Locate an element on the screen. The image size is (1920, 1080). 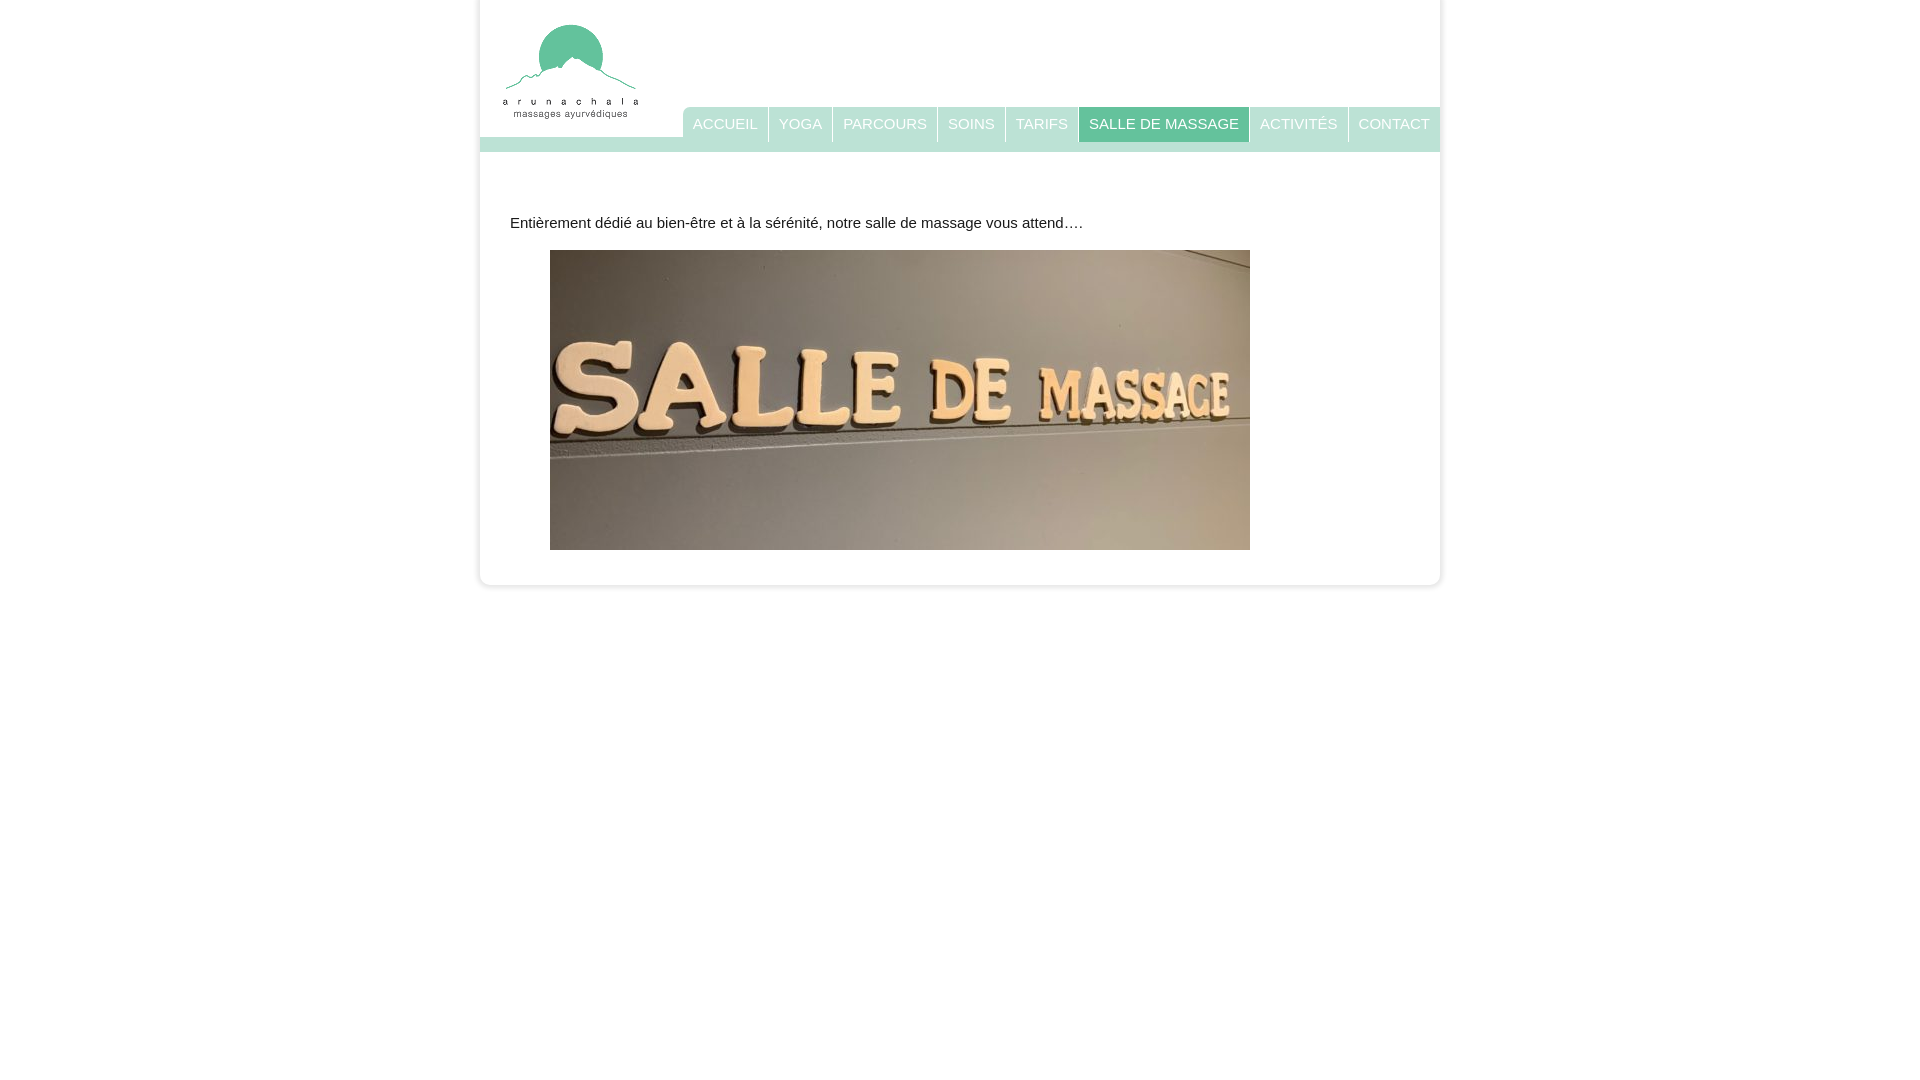
'YOGA' is located at coordinates (777, 123).